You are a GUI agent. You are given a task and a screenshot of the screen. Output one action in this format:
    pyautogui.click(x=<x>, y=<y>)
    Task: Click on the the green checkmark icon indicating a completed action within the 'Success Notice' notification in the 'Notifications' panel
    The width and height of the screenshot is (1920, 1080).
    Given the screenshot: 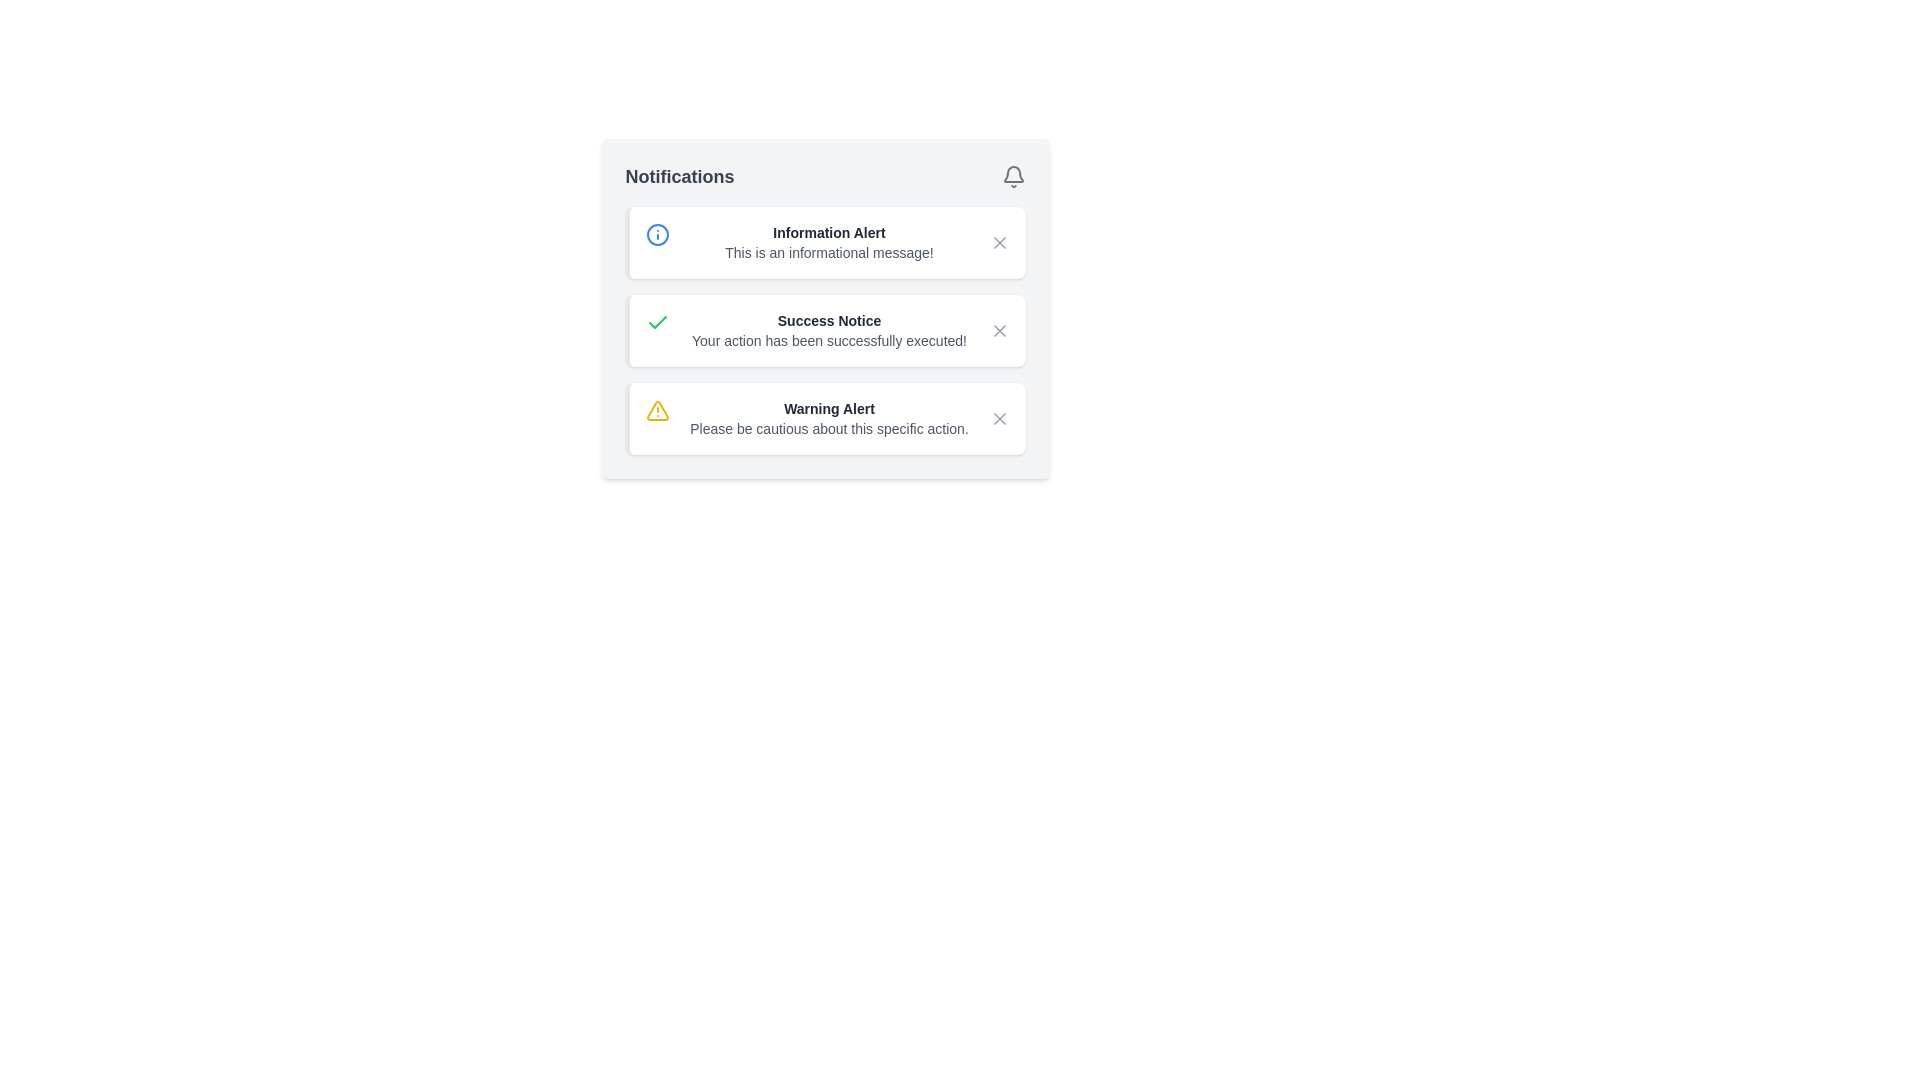 What is the action you would take?
    pyautogui.click(x=657, y=321)
    